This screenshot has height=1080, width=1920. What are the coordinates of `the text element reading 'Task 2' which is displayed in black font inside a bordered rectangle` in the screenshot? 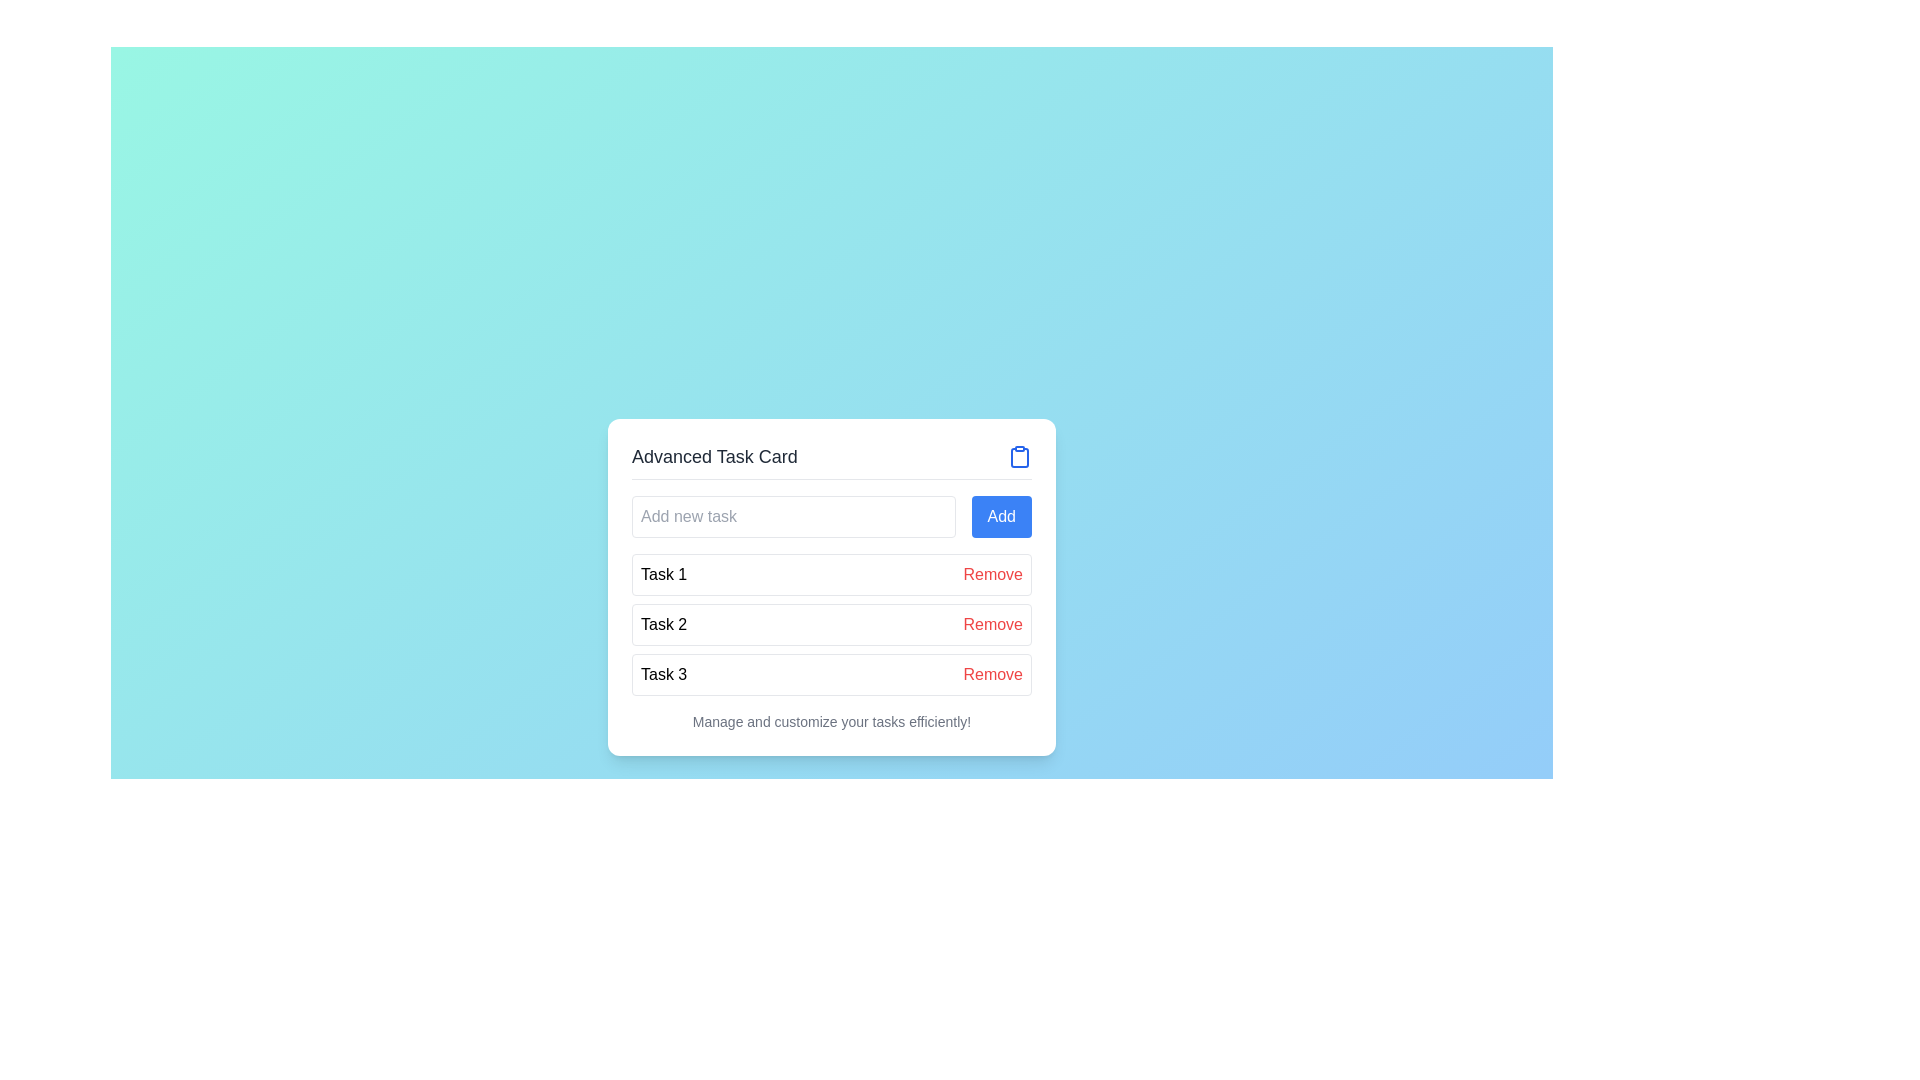 It's located at (664, 623).